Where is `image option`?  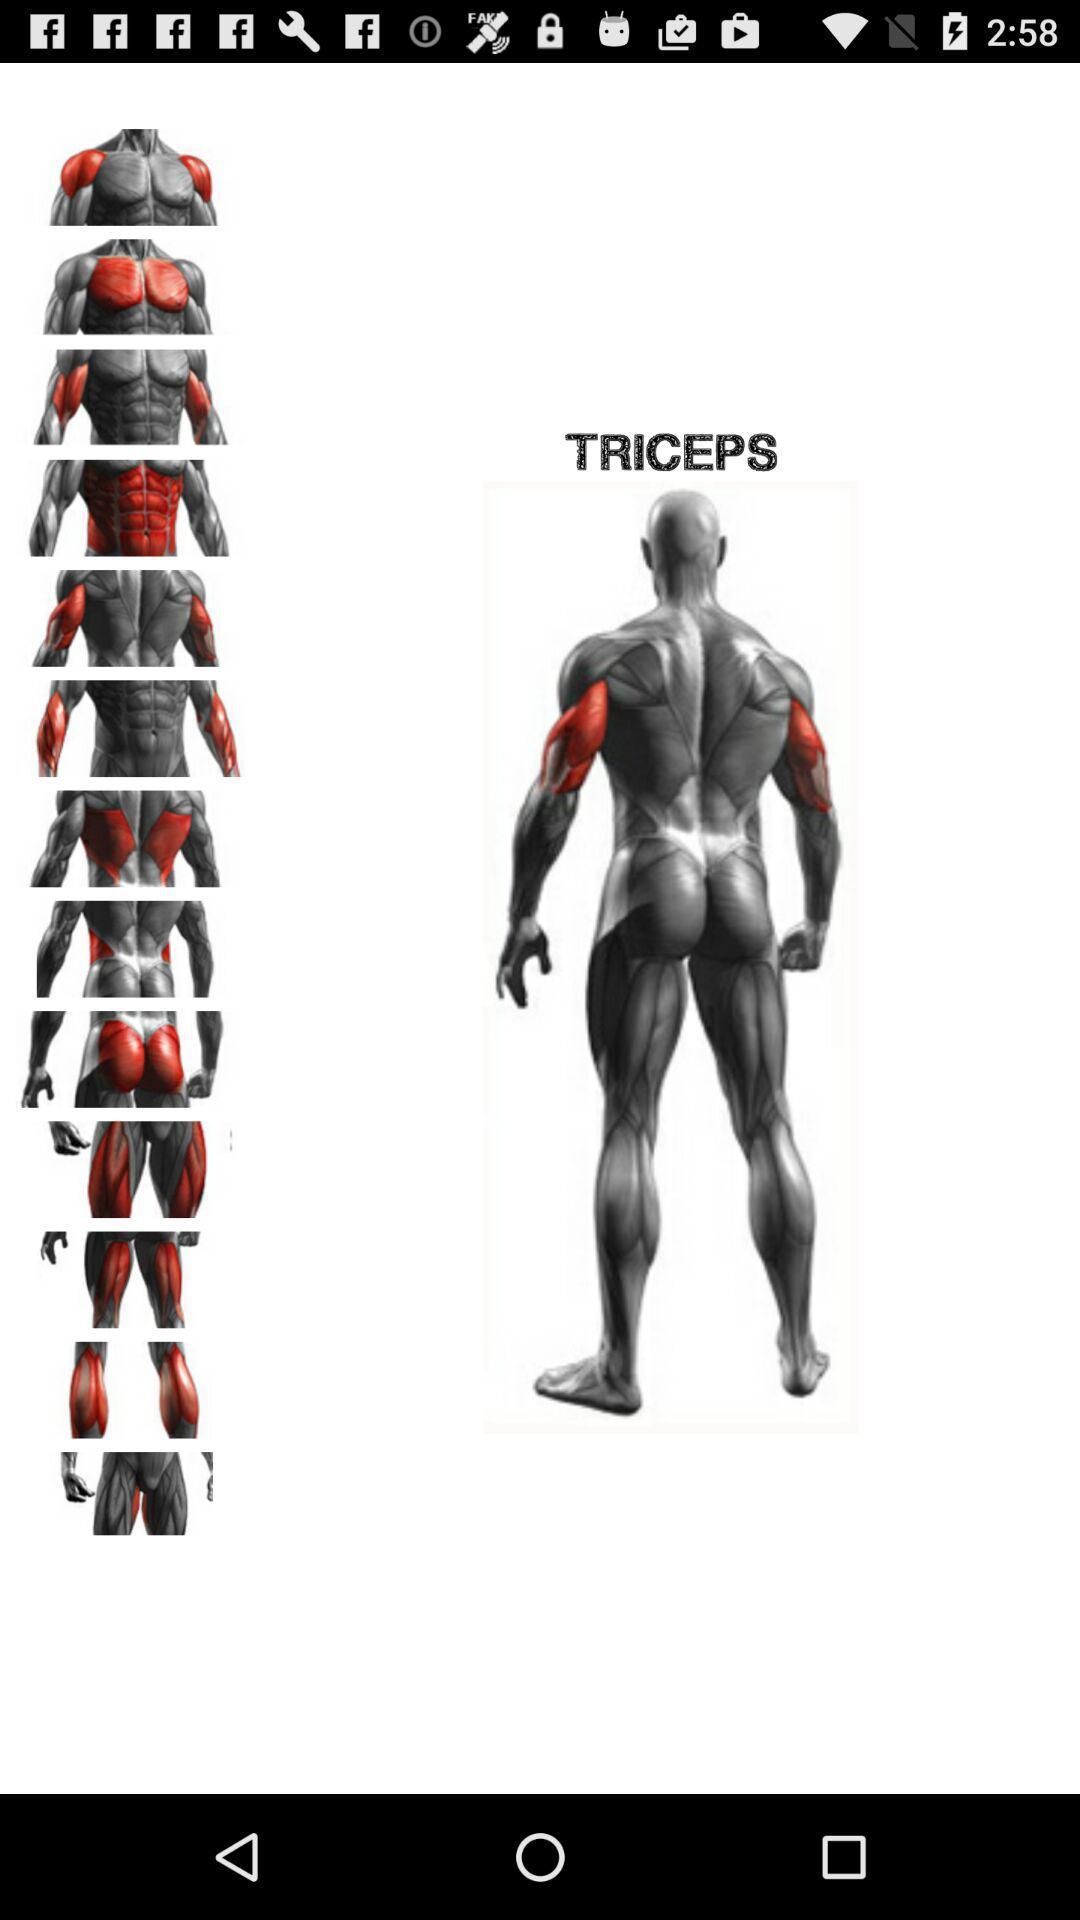 image option is located at coordinates (131, 170).